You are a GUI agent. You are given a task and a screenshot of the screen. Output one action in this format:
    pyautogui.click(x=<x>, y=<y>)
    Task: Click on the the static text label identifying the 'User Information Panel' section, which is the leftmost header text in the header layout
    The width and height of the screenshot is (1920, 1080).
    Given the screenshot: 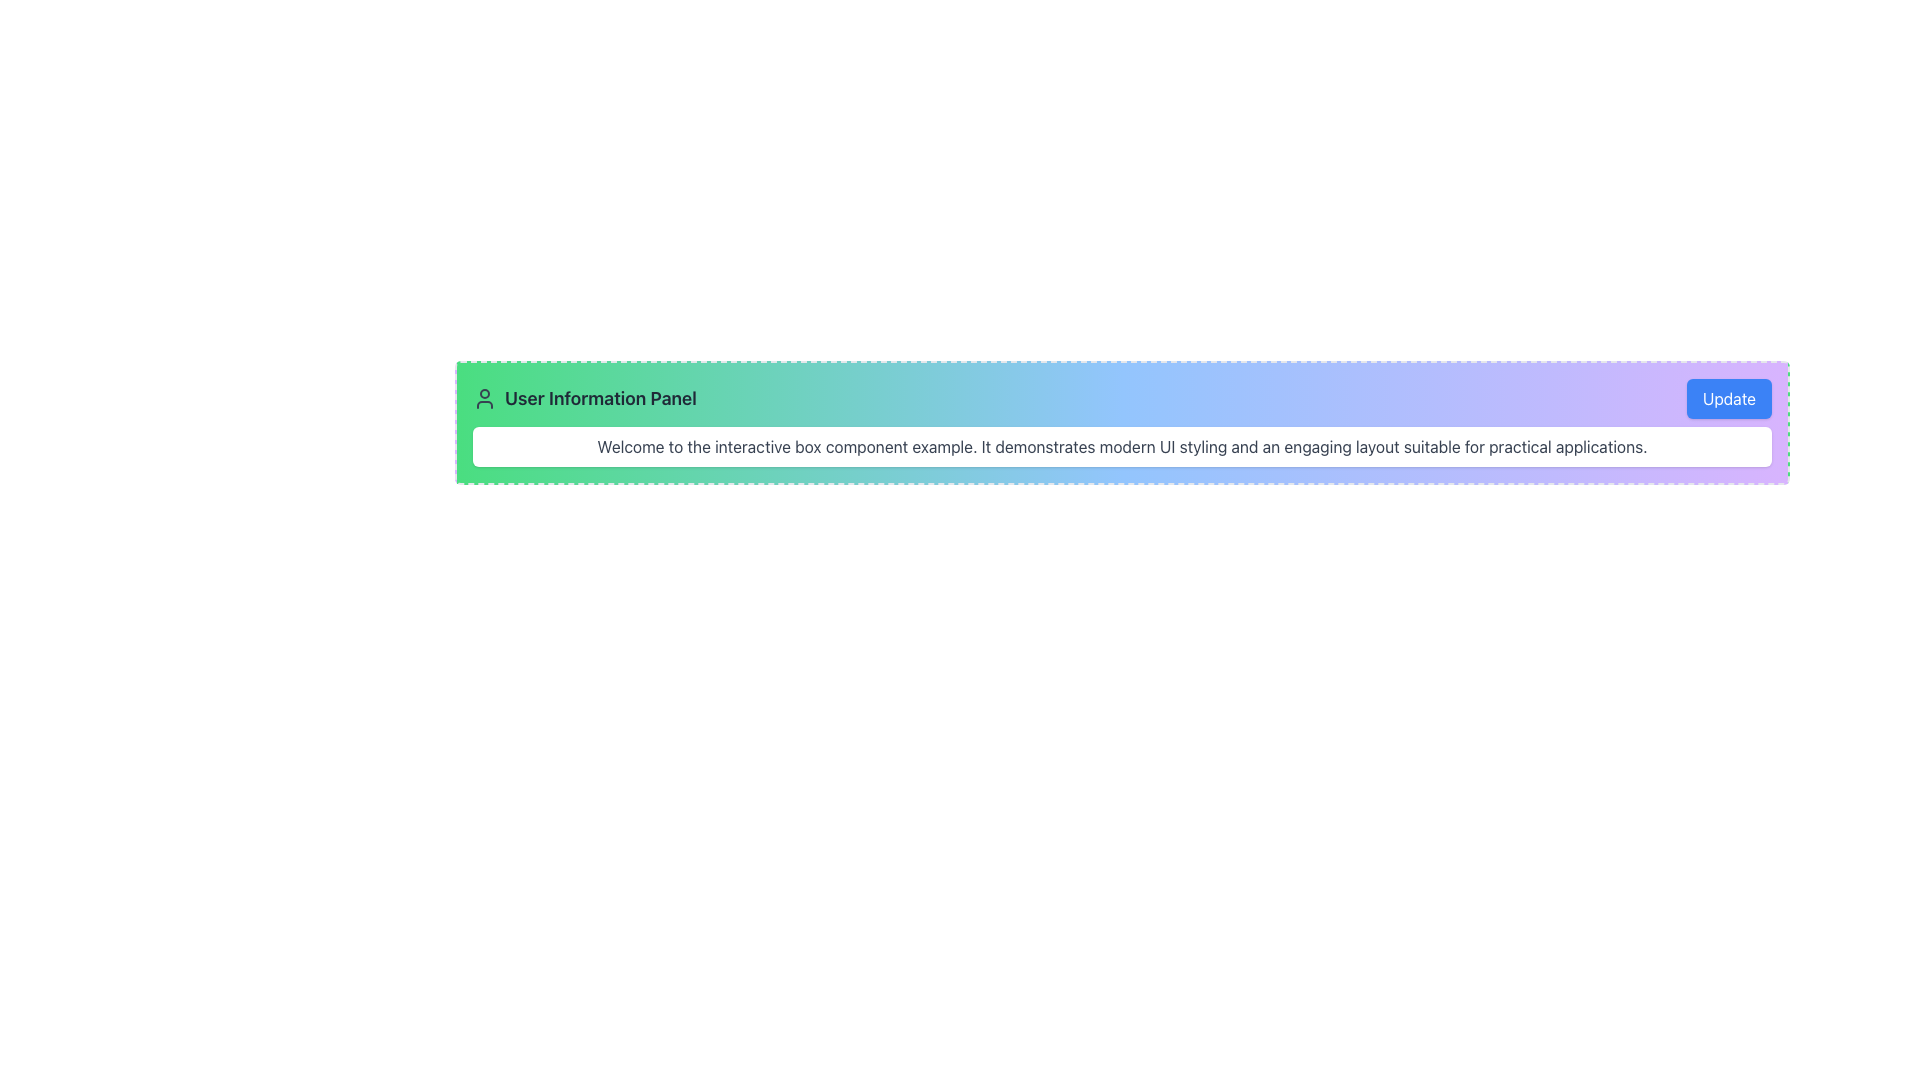 What is the action you would take?
    pyautogui.click(x=583, y=398)
    